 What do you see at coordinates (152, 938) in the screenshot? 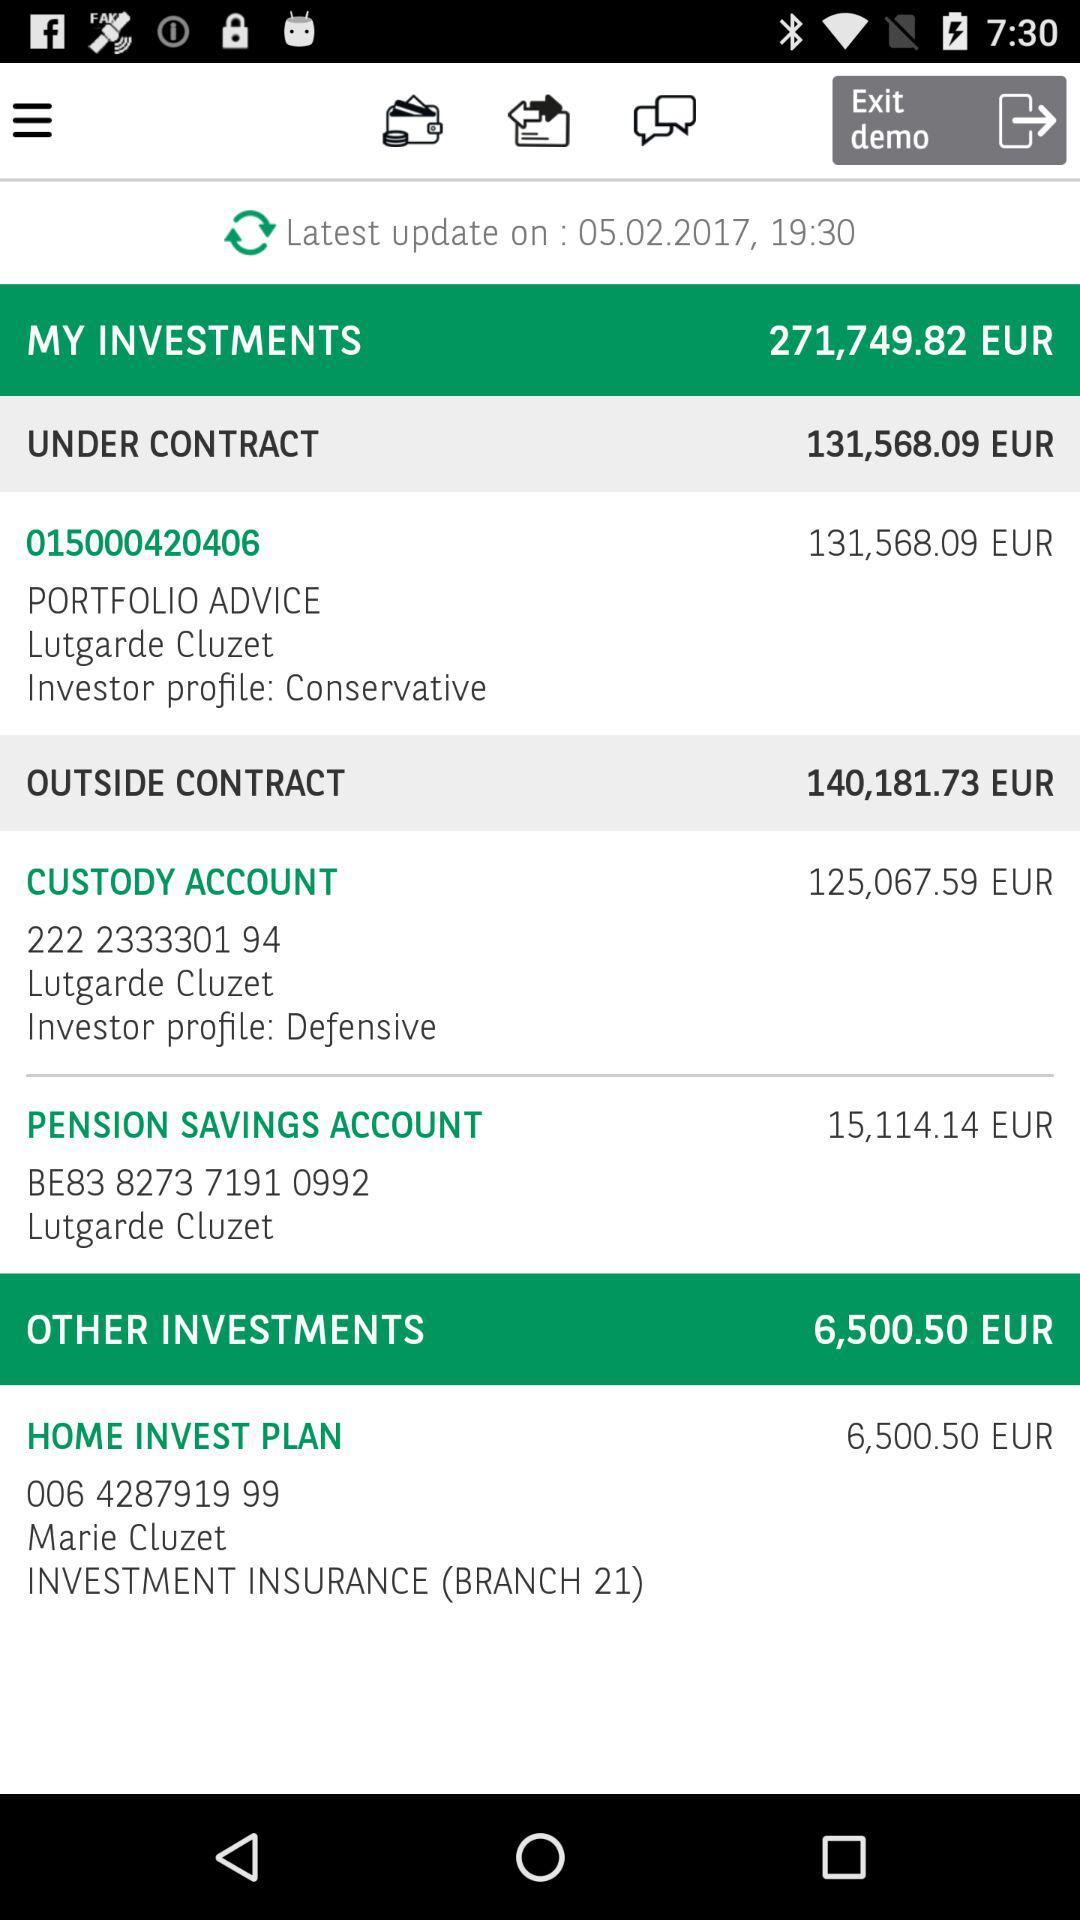
I see `icon to the left of 125 067 59 icon` at bounding box center [152, 938].